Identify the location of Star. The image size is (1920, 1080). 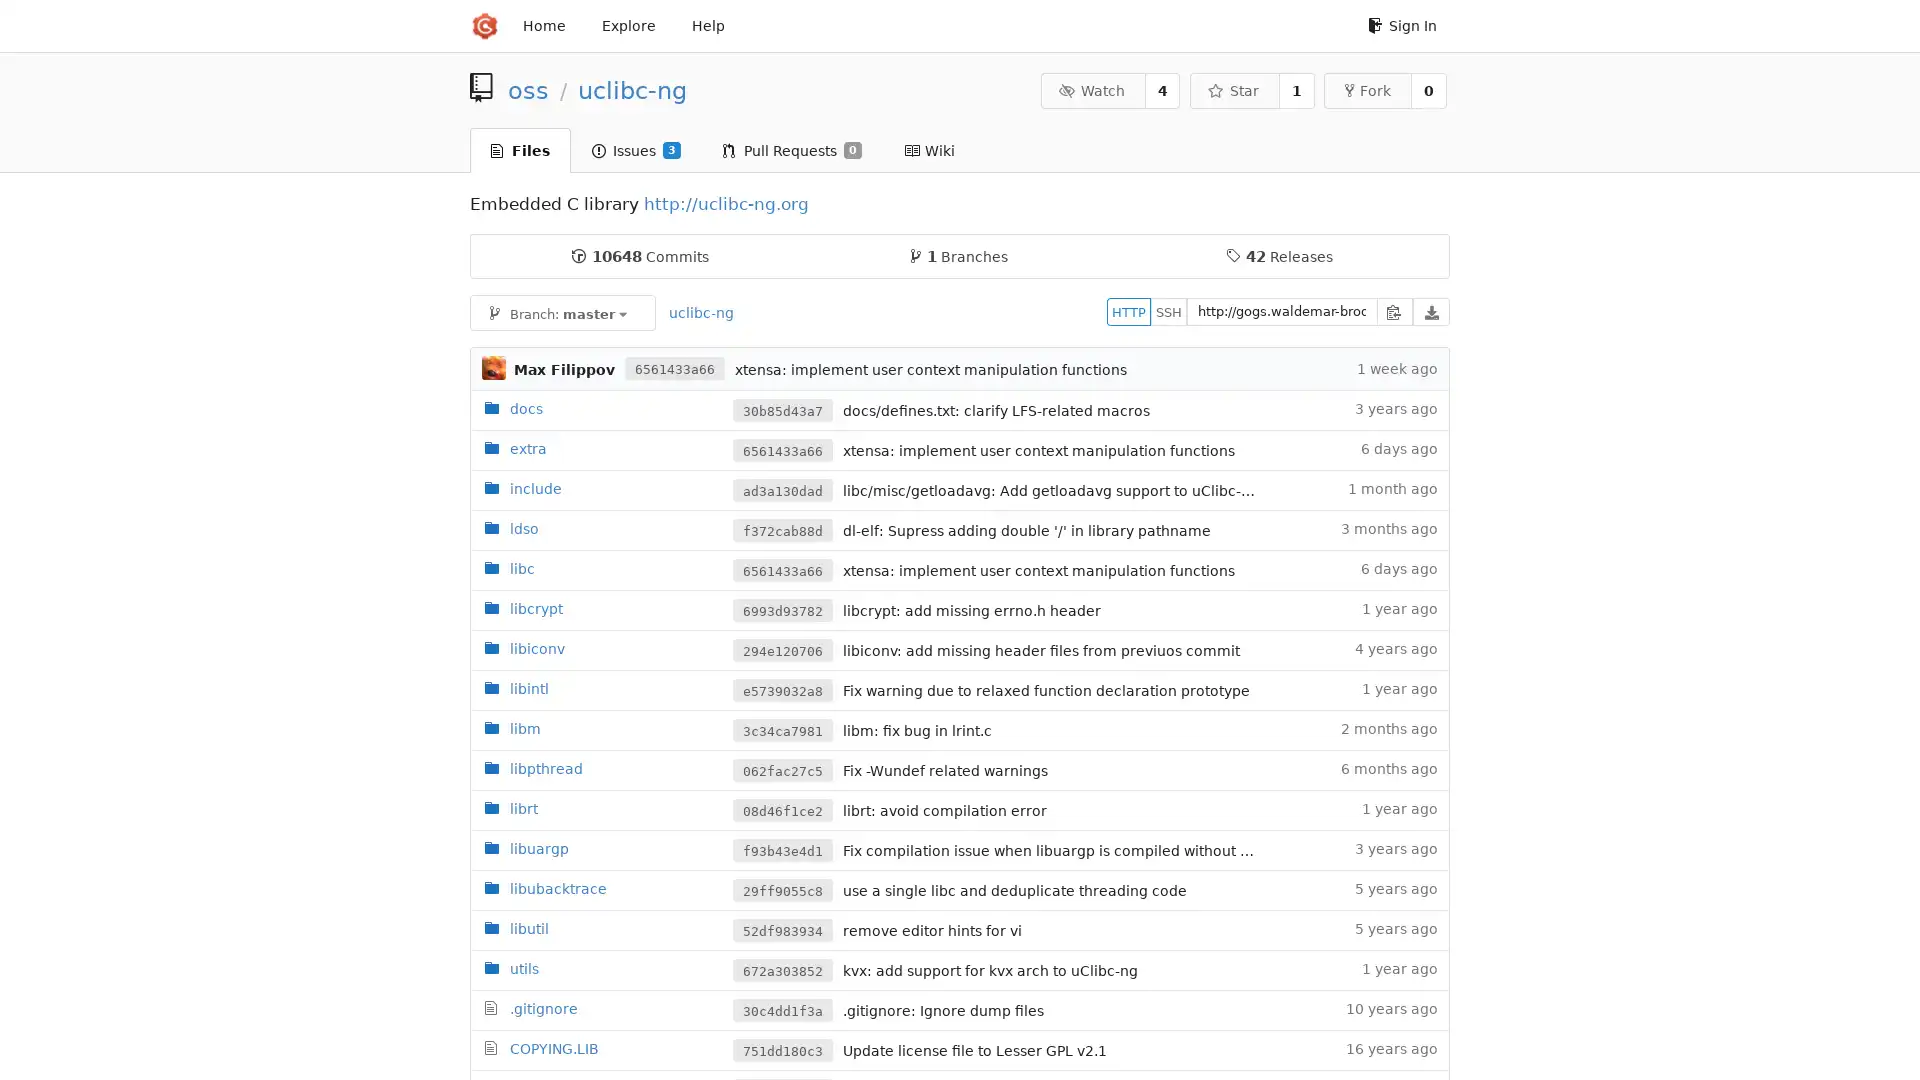
(1233, 91).